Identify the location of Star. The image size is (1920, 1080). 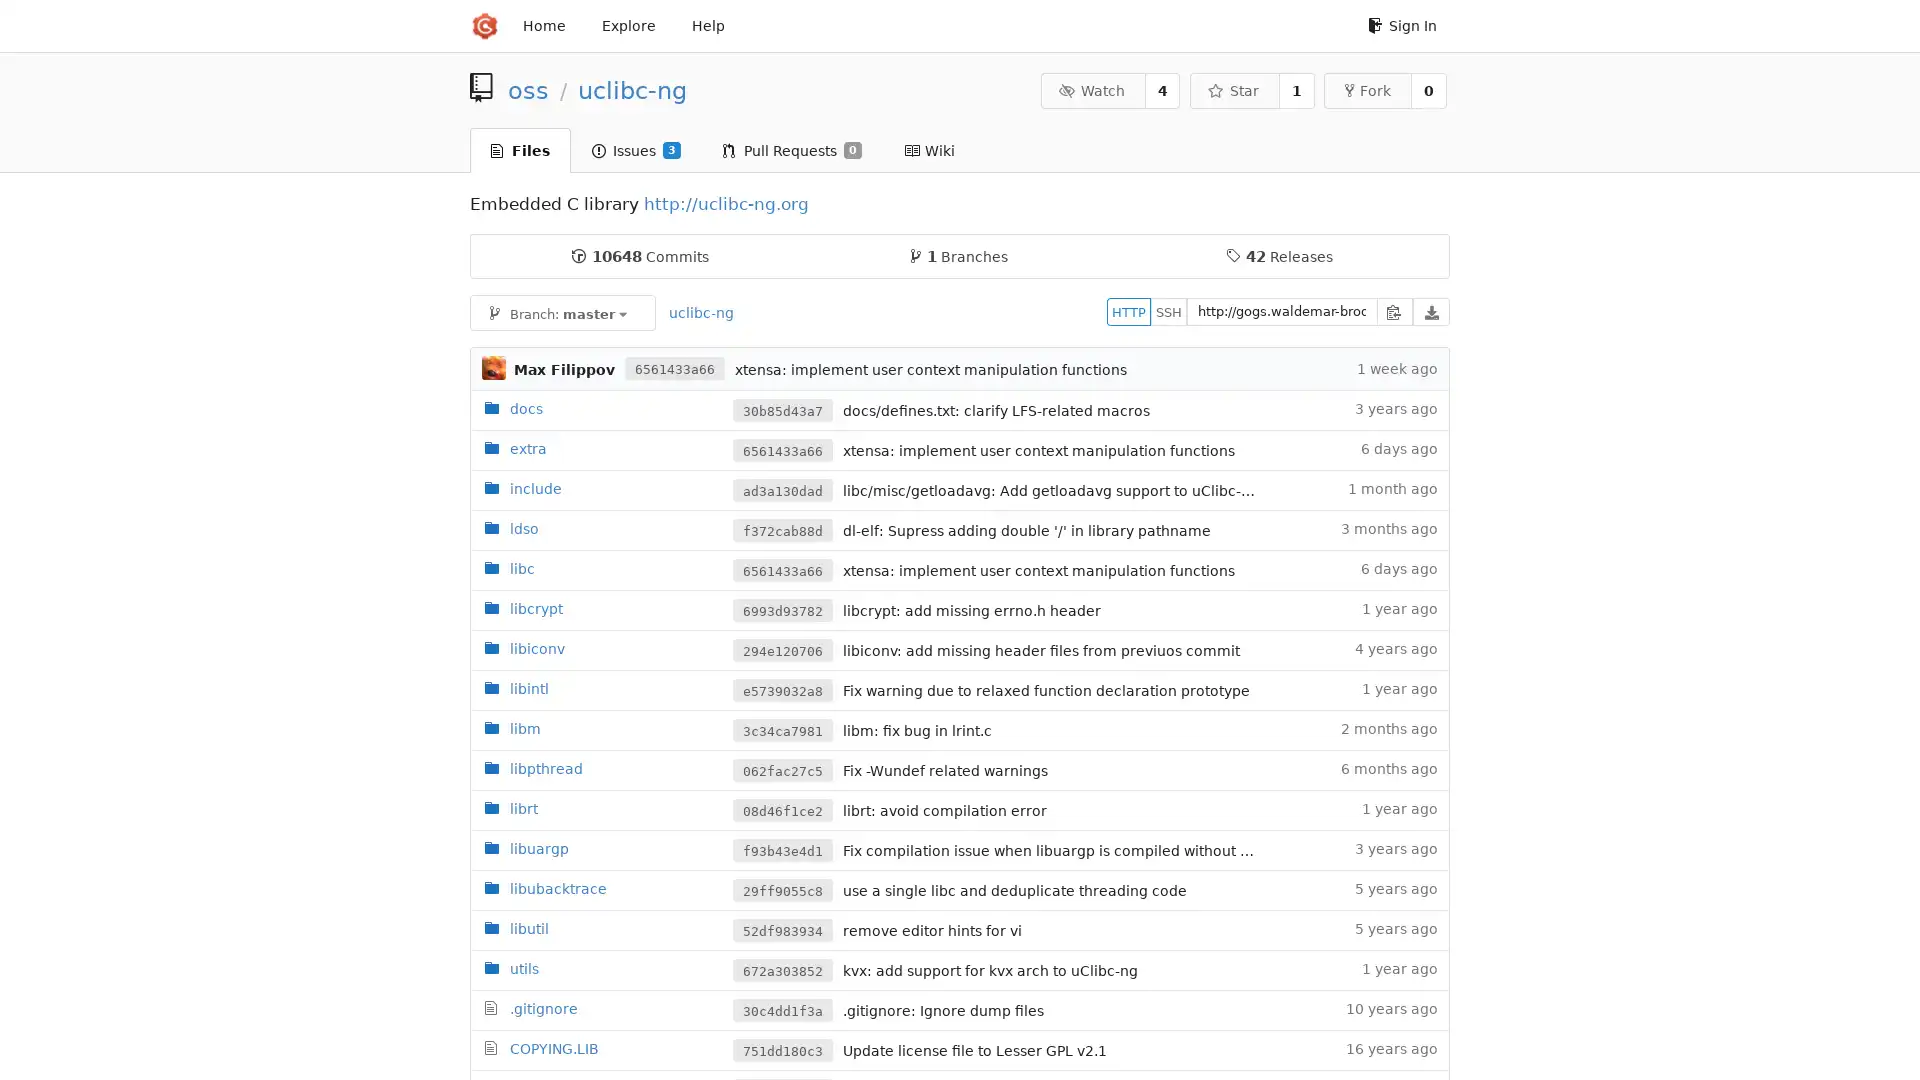
(1233, 91).